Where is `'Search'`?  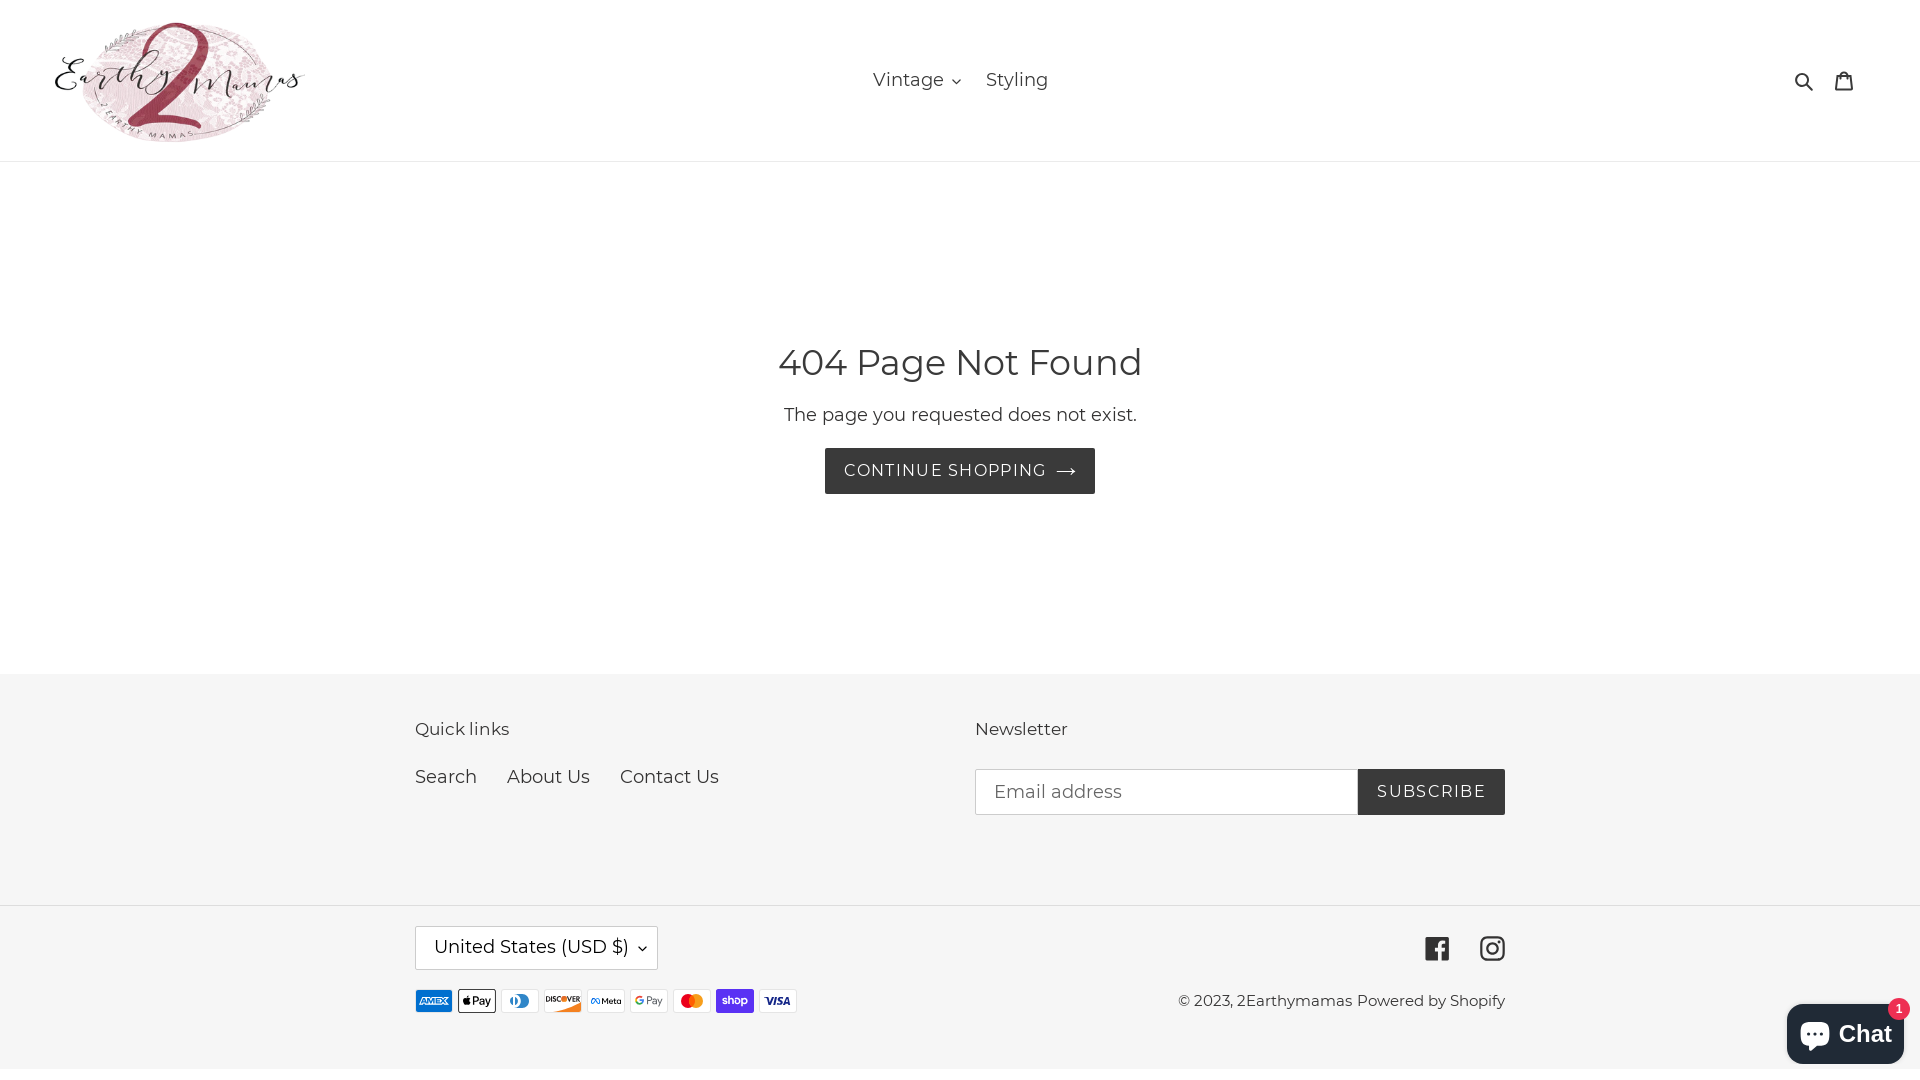 'Search' is located at coordinates (1805, 79).